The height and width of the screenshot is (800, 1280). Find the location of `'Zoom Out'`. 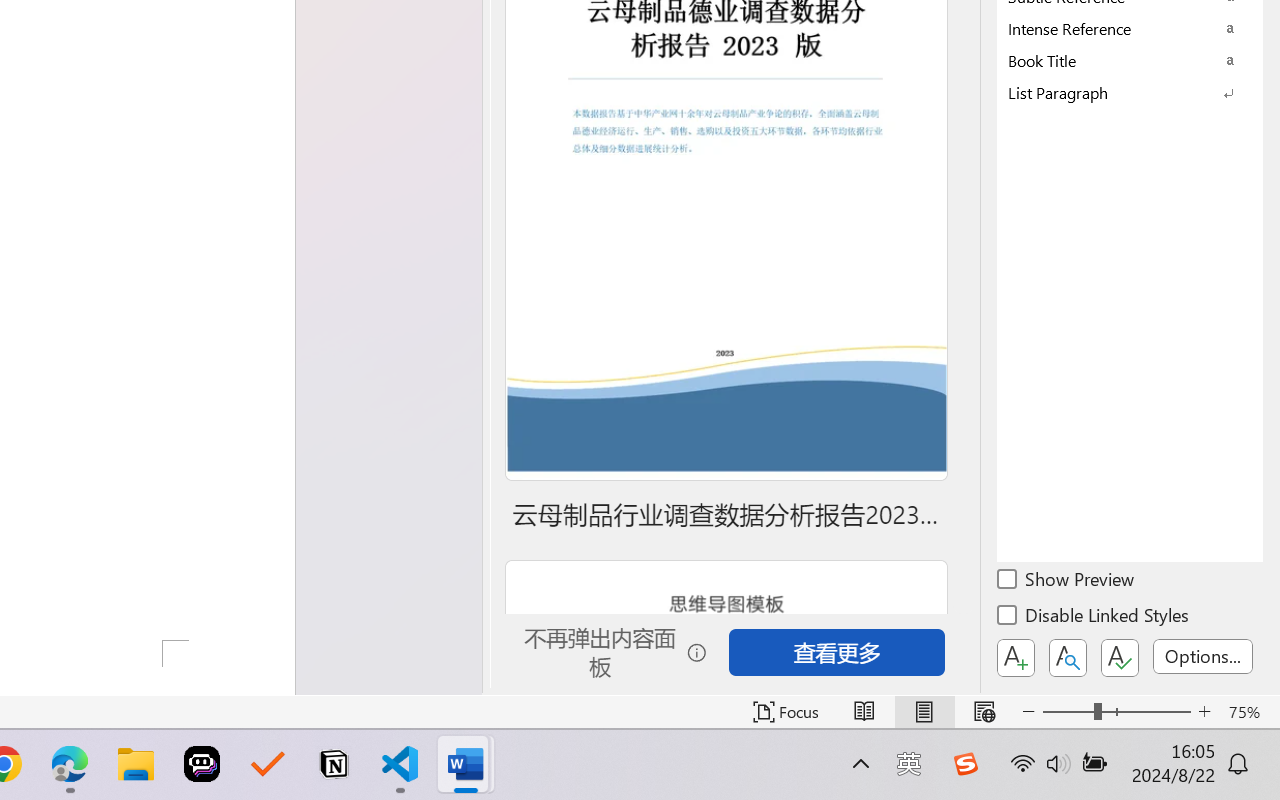

'Zoom Out' is located at coordinates (1067, 711).